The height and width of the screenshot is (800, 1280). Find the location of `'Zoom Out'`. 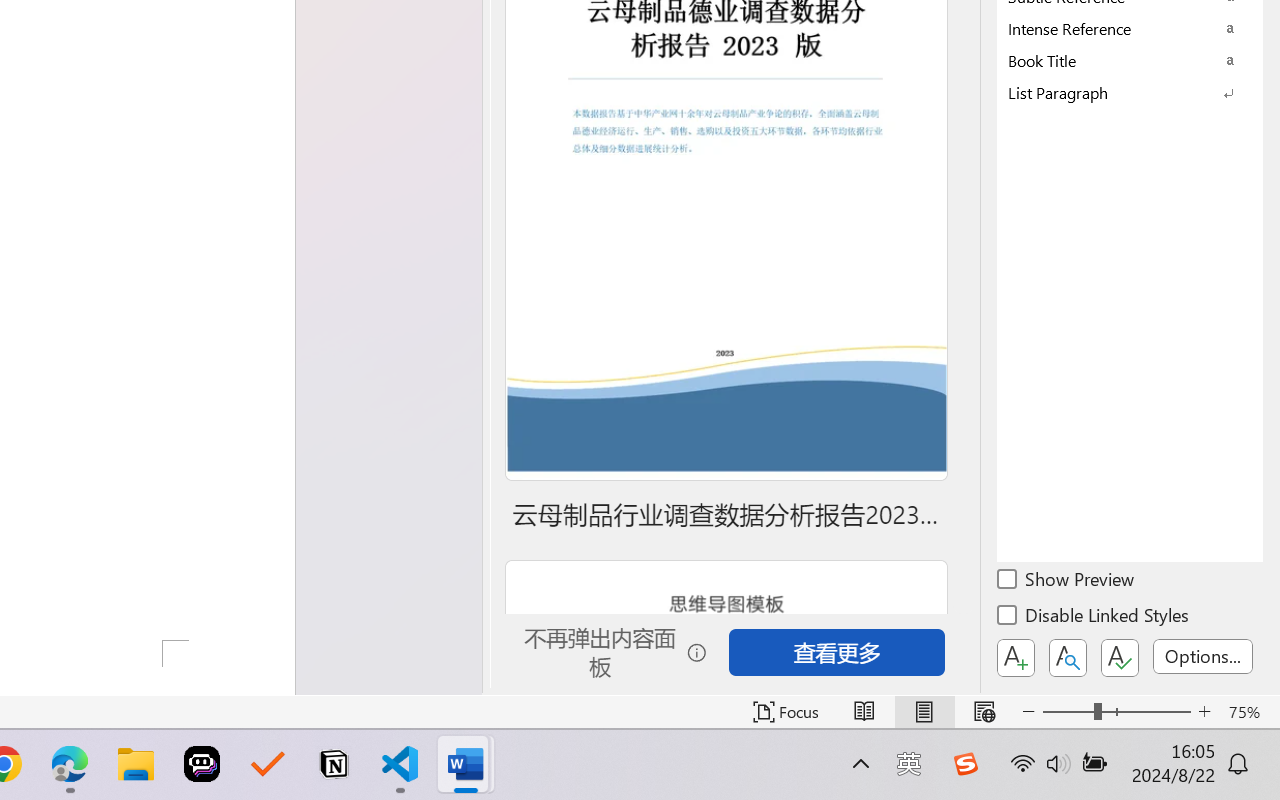

'Zoom Out' is located at coordinates (1067, 711).